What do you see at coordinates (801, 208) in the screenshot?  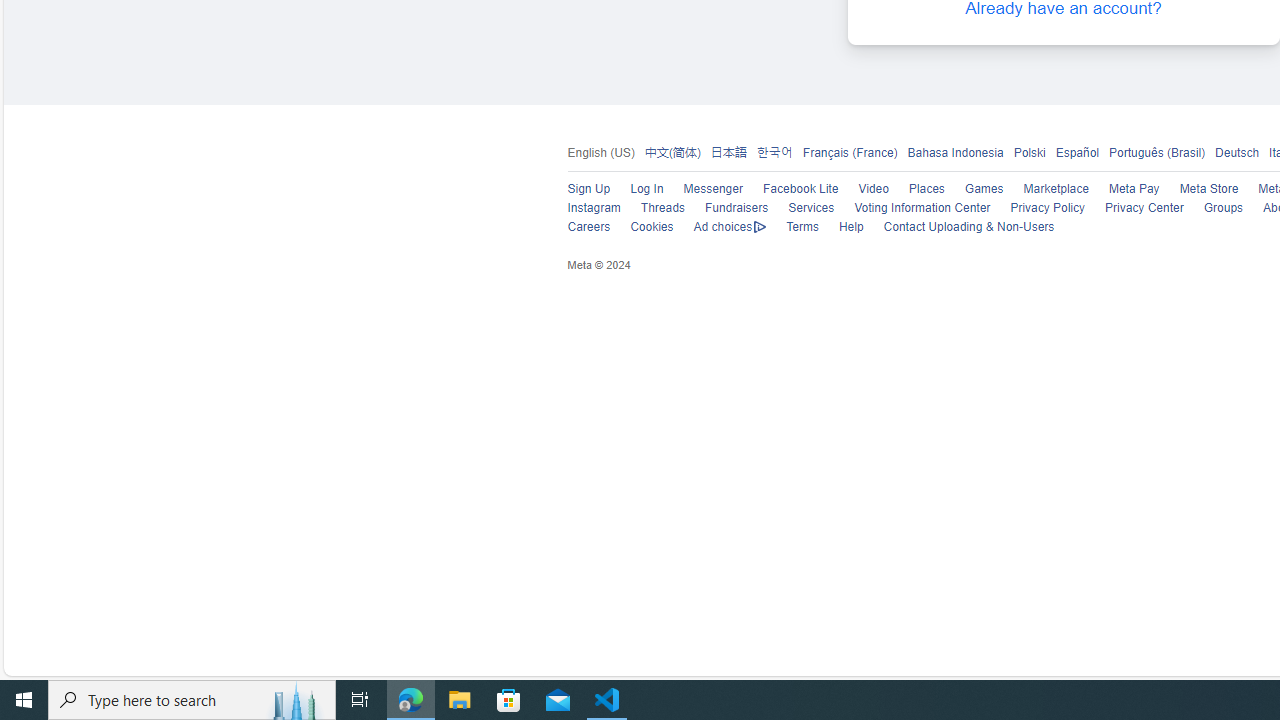 I see `'Services'` at bounding box center [801, 208].